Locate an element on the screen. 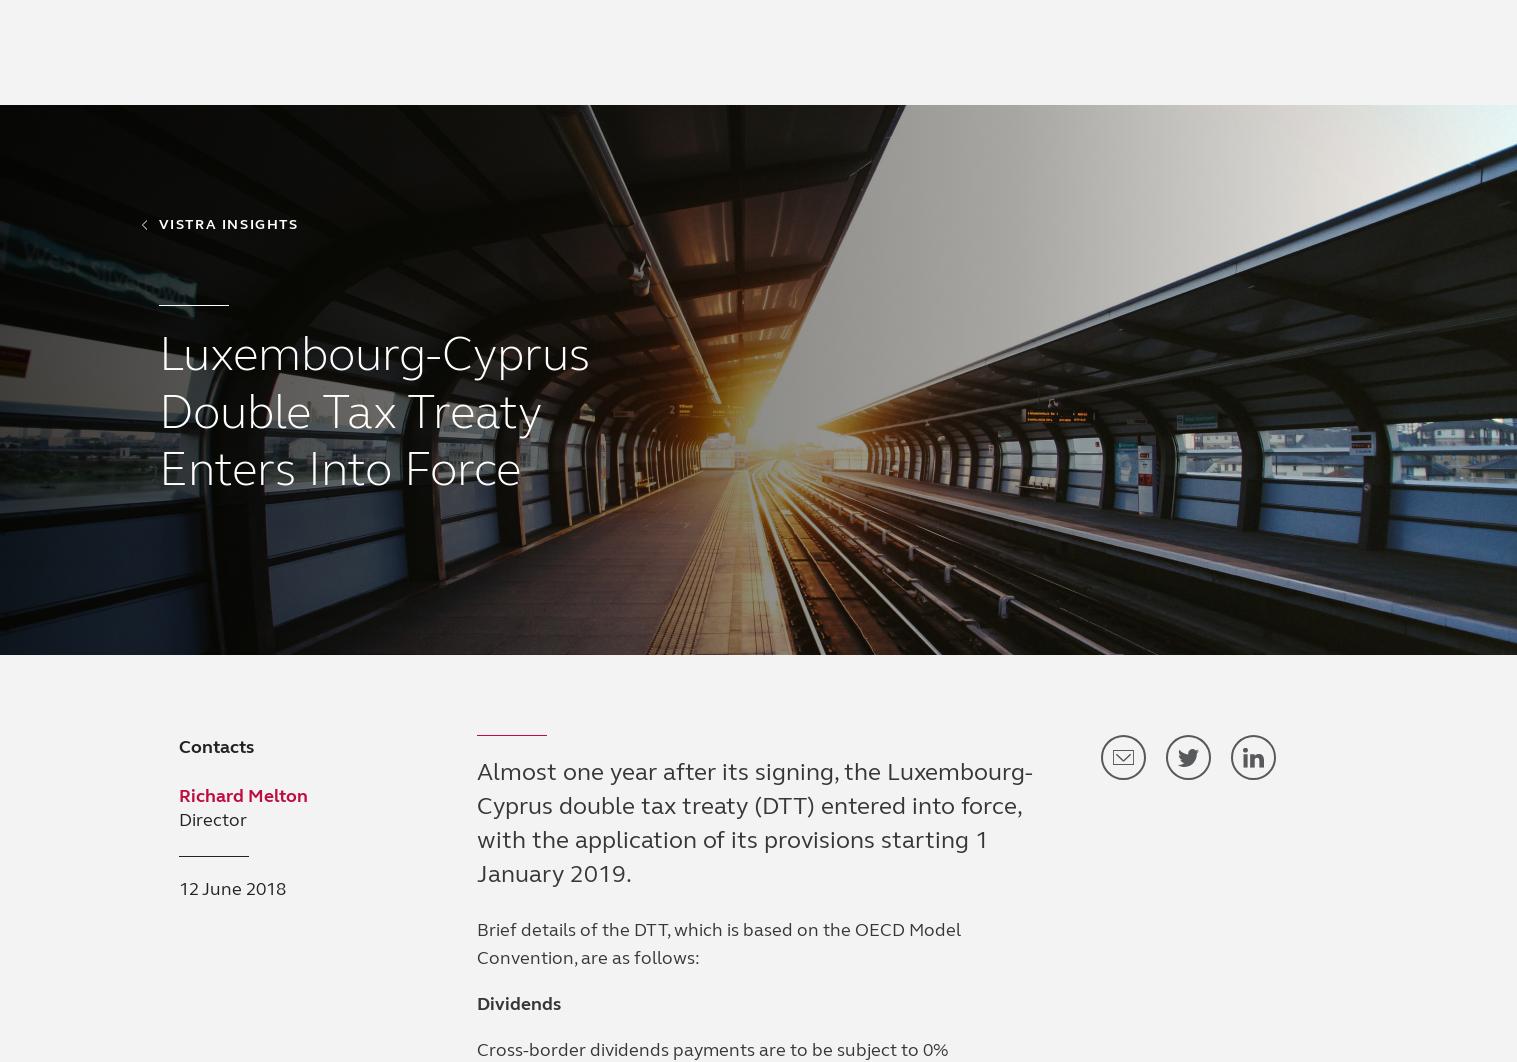 The image size is (1517, 1062). '11 Oct 2023' is located at coordinates (1464, 686).